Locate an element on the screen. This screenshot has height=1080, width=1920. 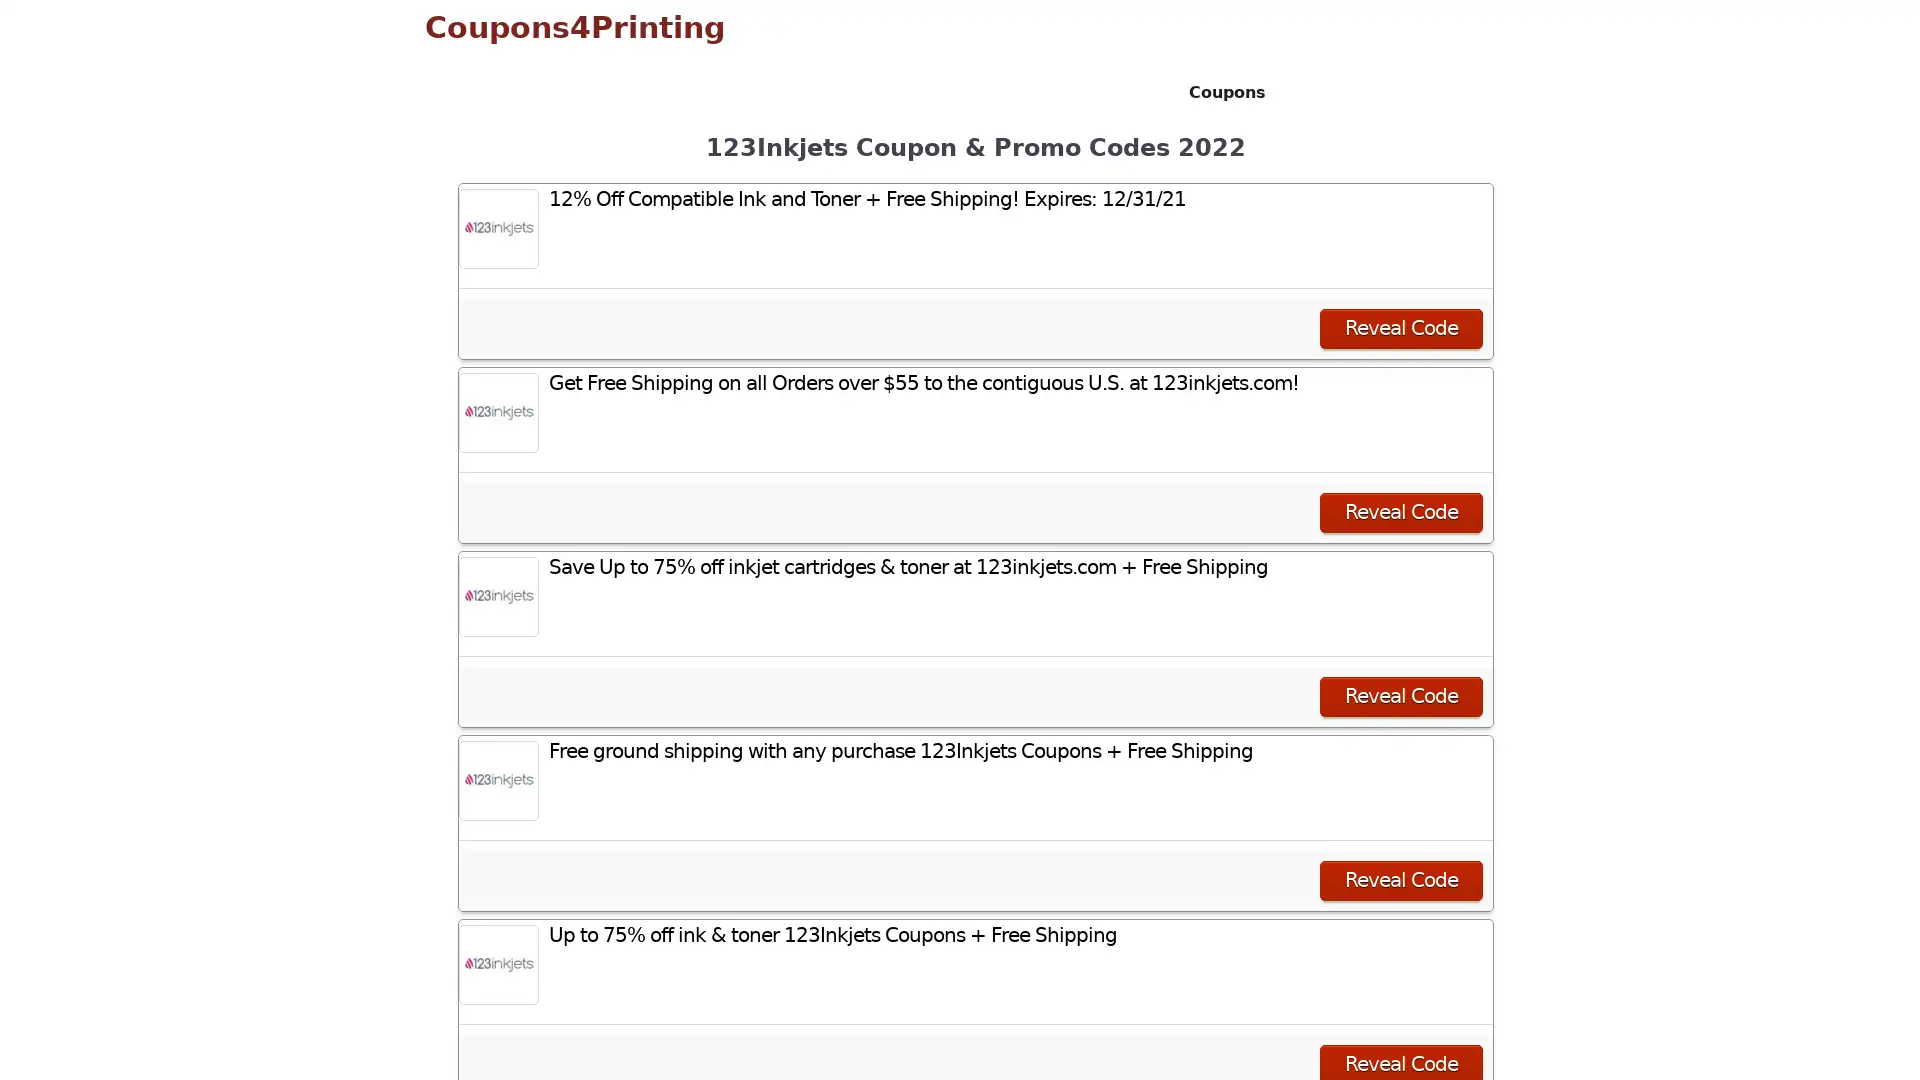
Reveal Code is located at coordinates (1400, 511).